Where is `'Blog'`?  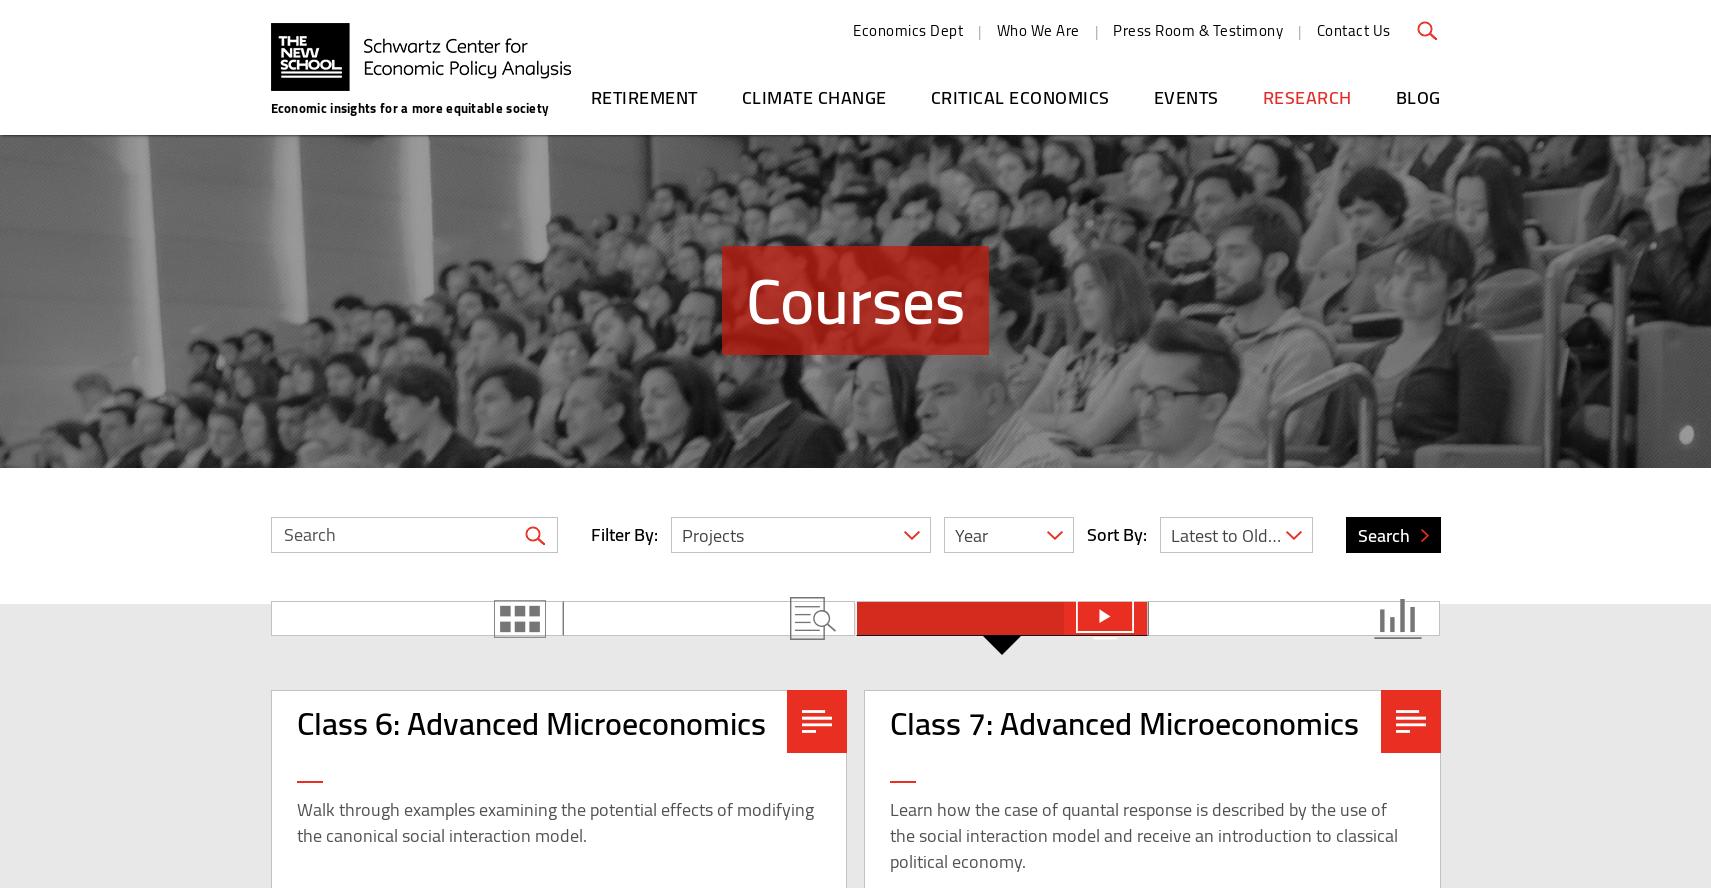
'Blog' is located at coordinates (1416, 95).